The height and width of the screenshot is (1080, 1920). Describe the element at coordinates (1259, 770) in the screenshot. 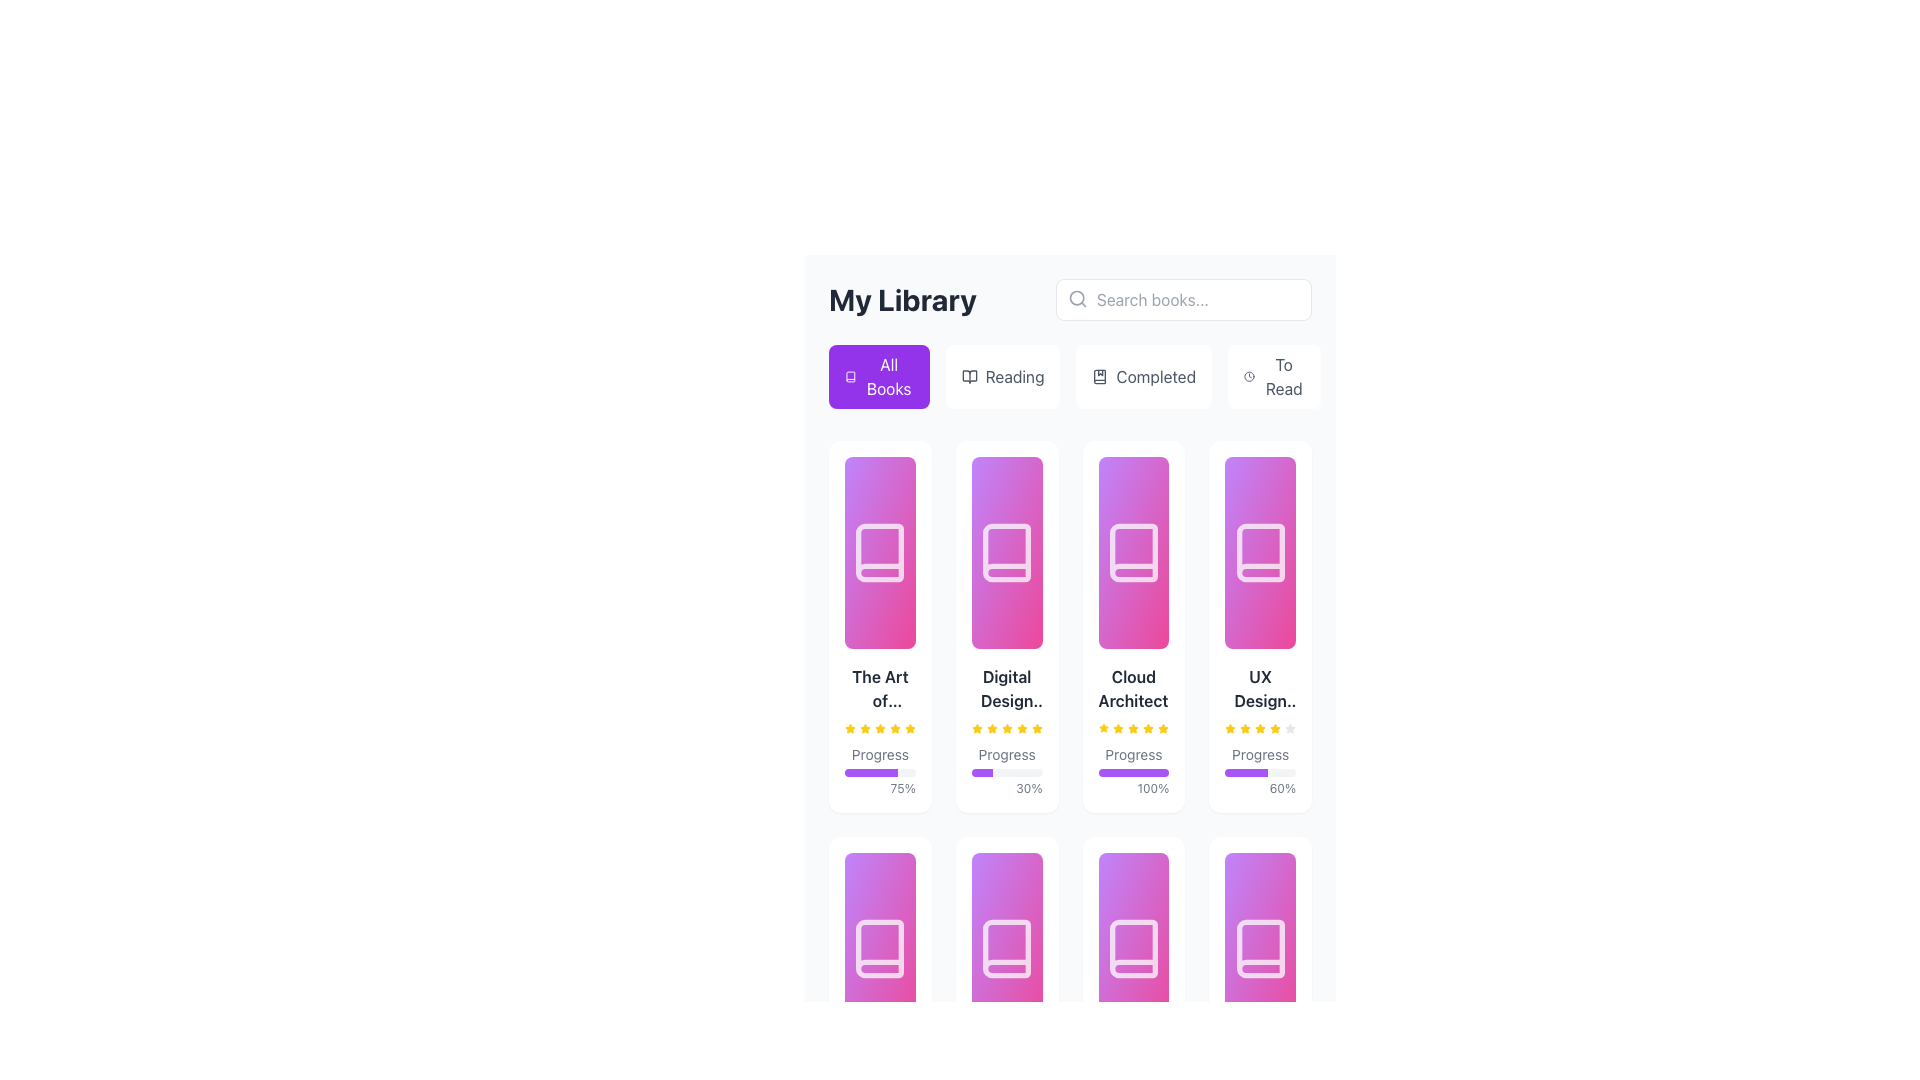

I see `the progress indicator labeled 'Progress' with a percentage of '60%' located in the card for 'UX Design Fundamentals'` at that location.